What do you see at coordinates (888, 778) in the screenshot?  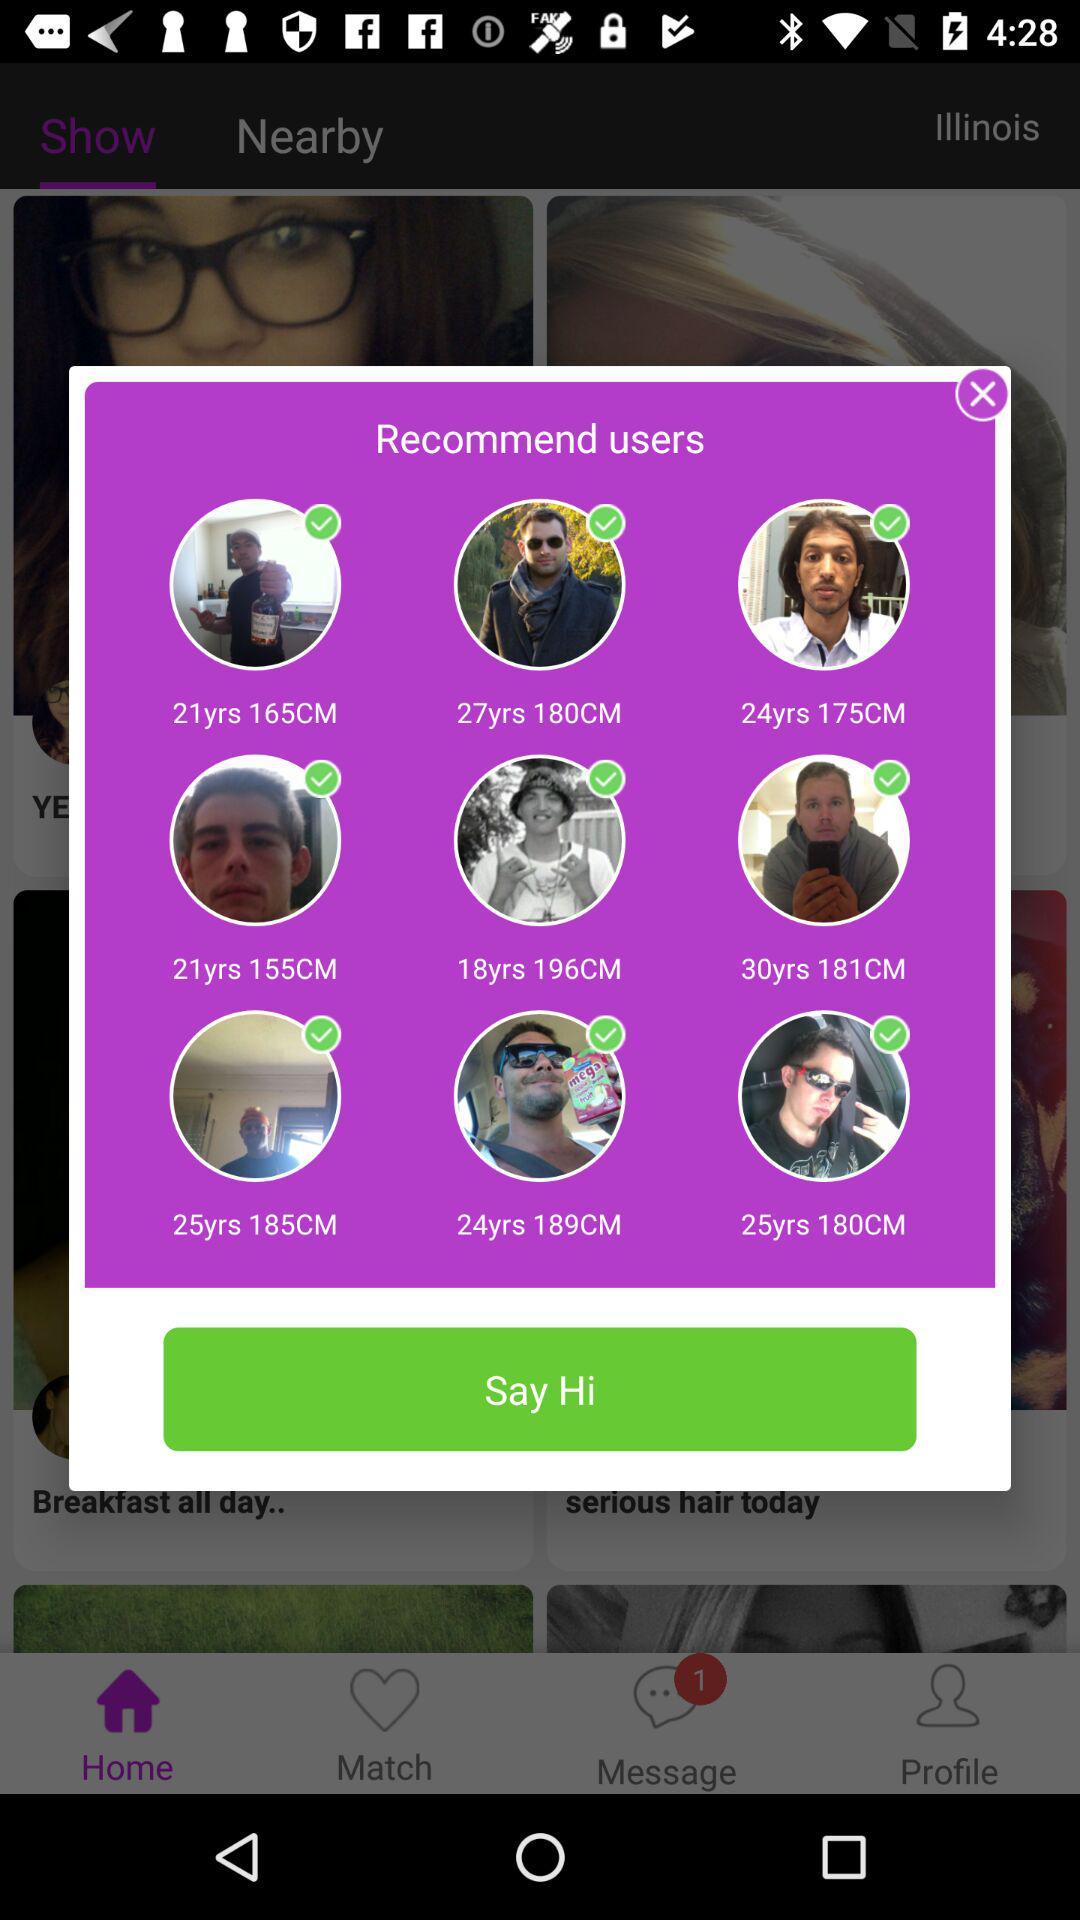 I see `select/deselect option` at bounding box center [888, 778].